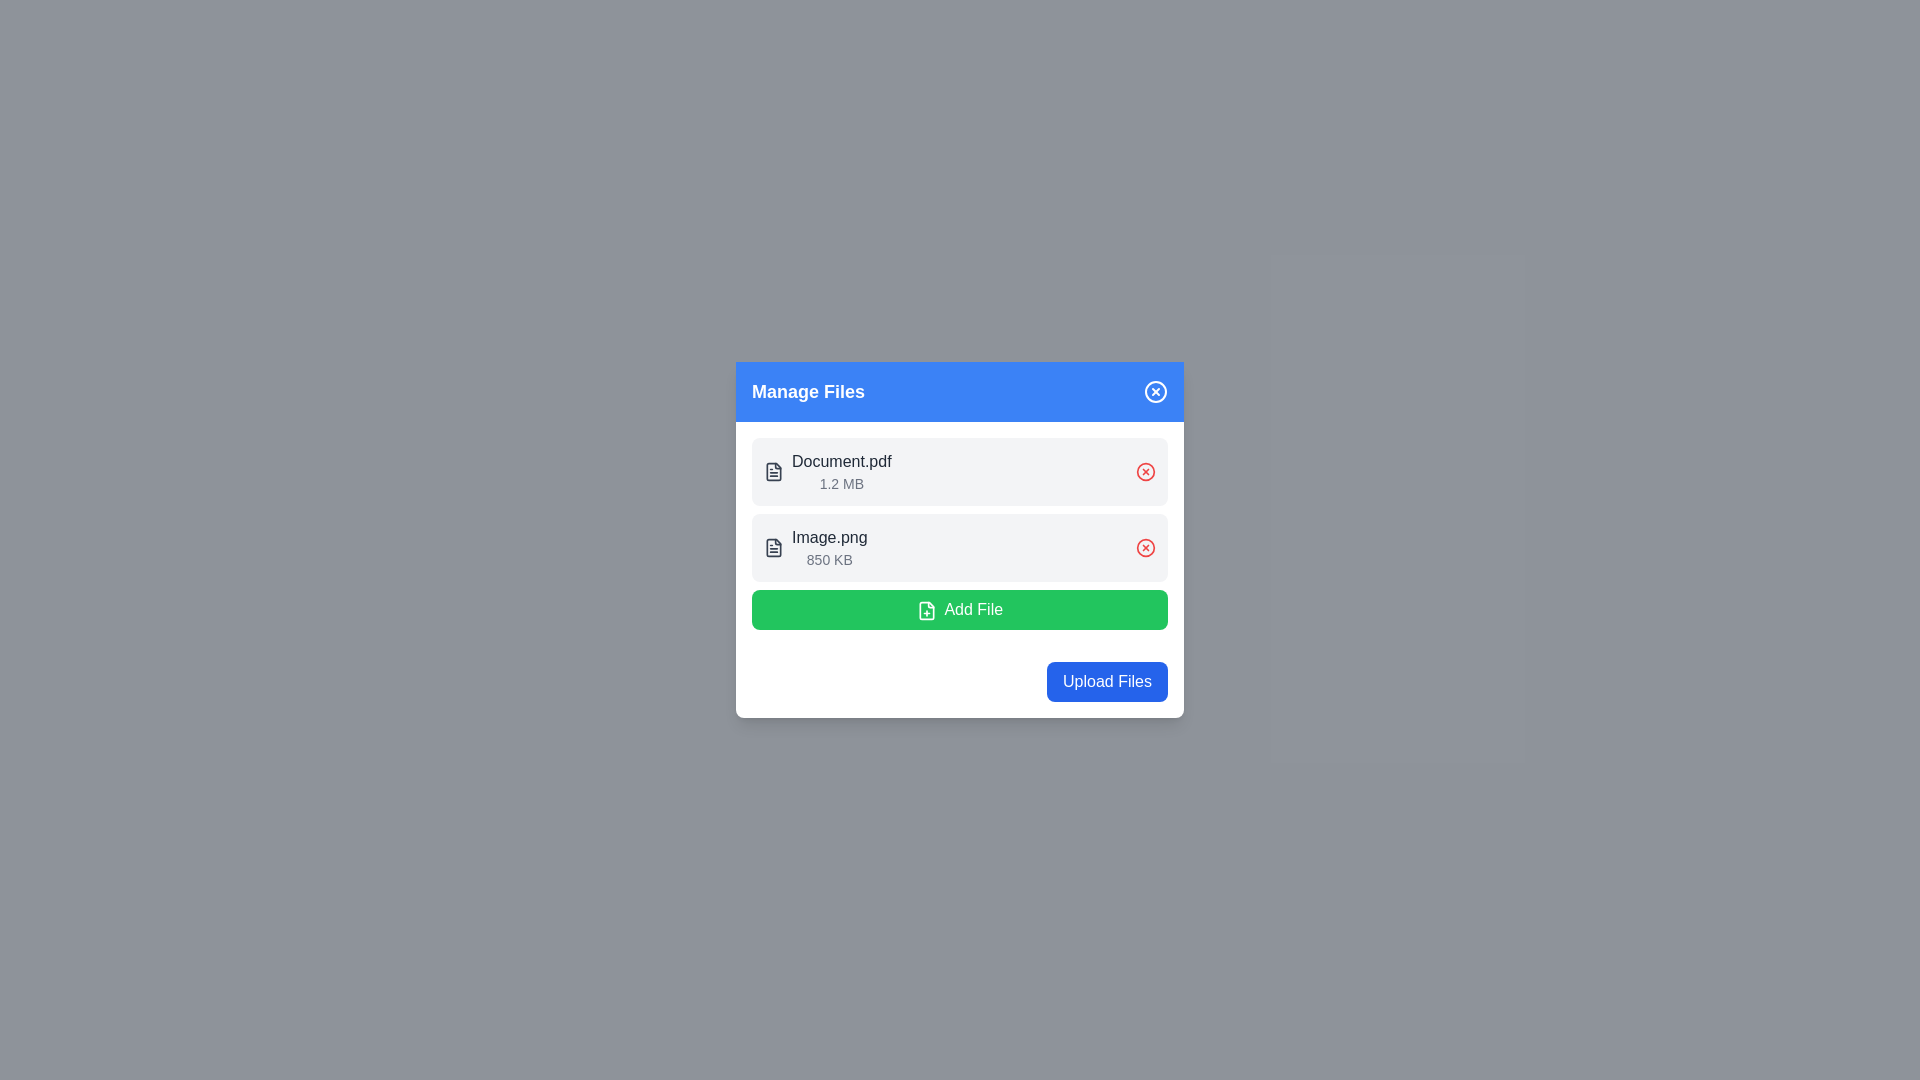  What do you see at coordinates (960, 540) in the screenshot?
I see `the File Item labeled 'Image.png'` at bounding box center [960, 540].